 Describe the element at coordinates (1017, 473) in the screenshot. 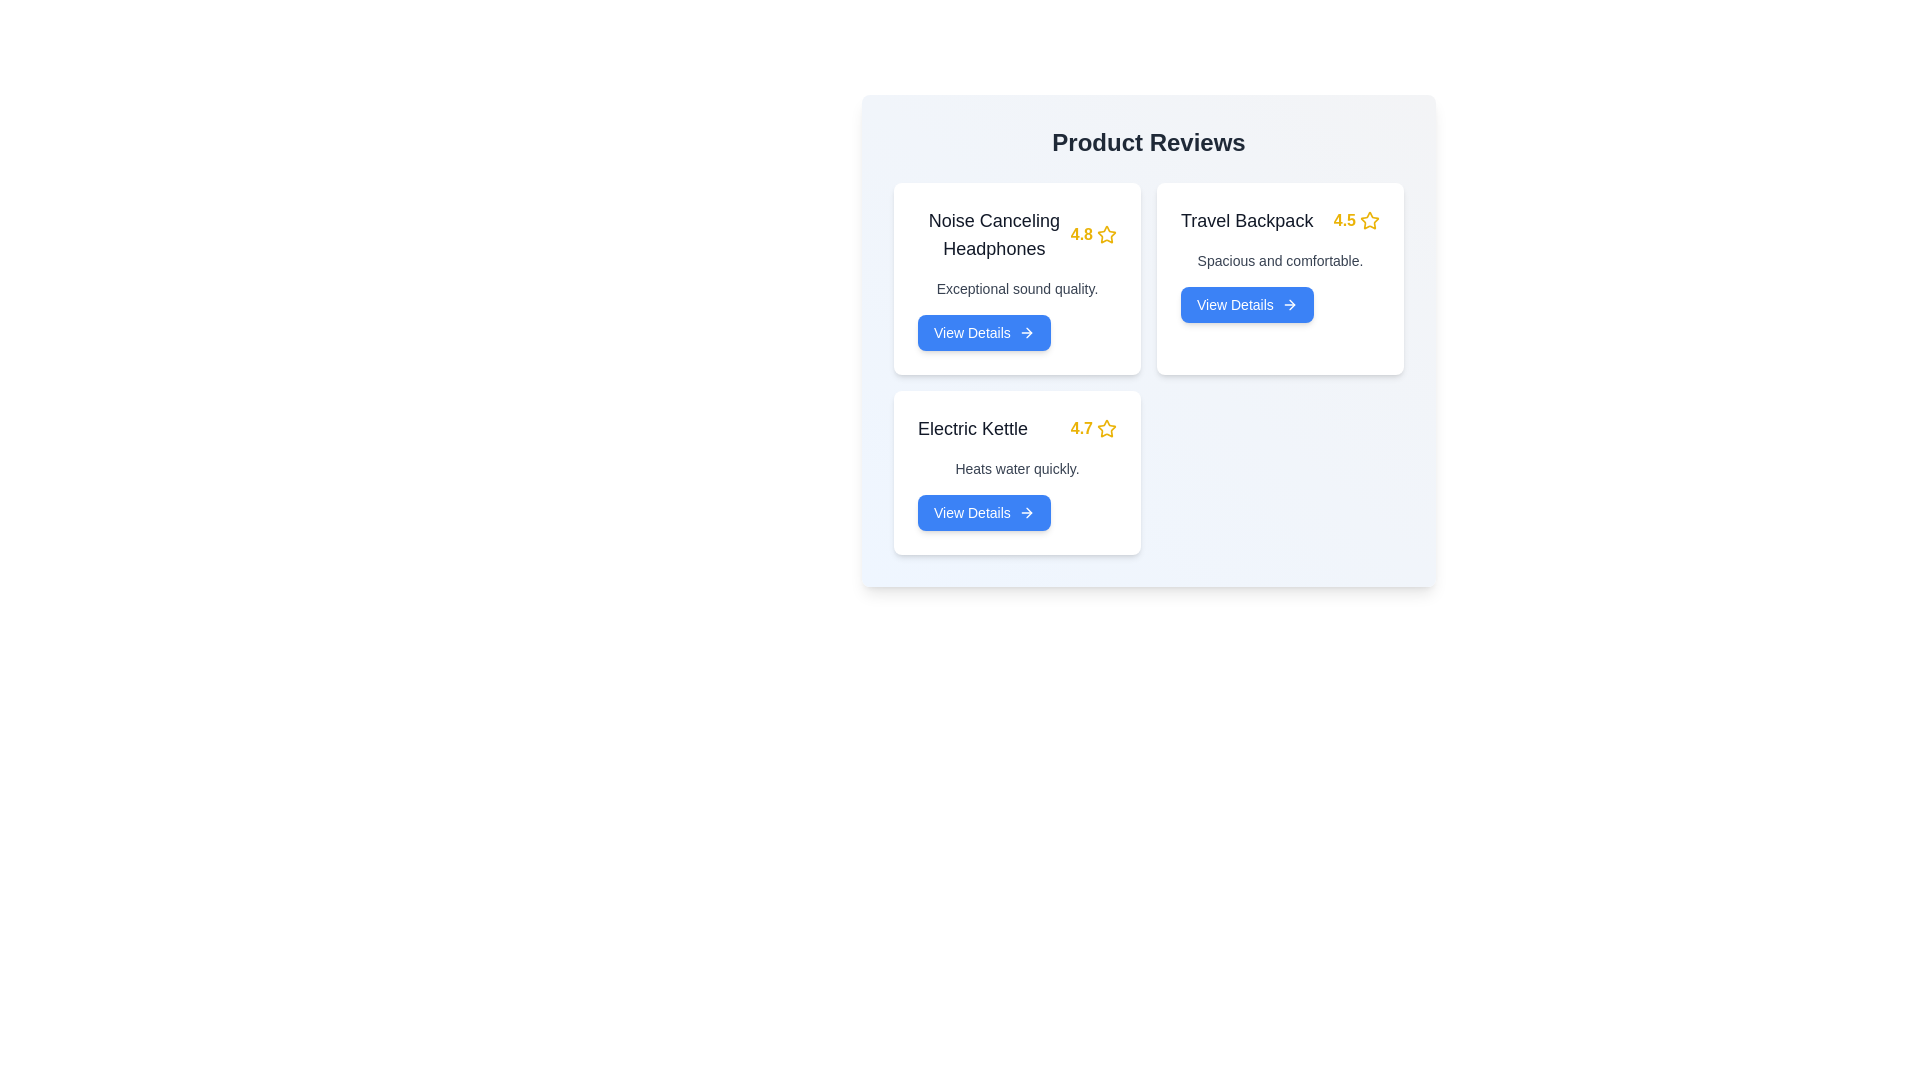

I see `the product card for Electric Kettle` at that location.